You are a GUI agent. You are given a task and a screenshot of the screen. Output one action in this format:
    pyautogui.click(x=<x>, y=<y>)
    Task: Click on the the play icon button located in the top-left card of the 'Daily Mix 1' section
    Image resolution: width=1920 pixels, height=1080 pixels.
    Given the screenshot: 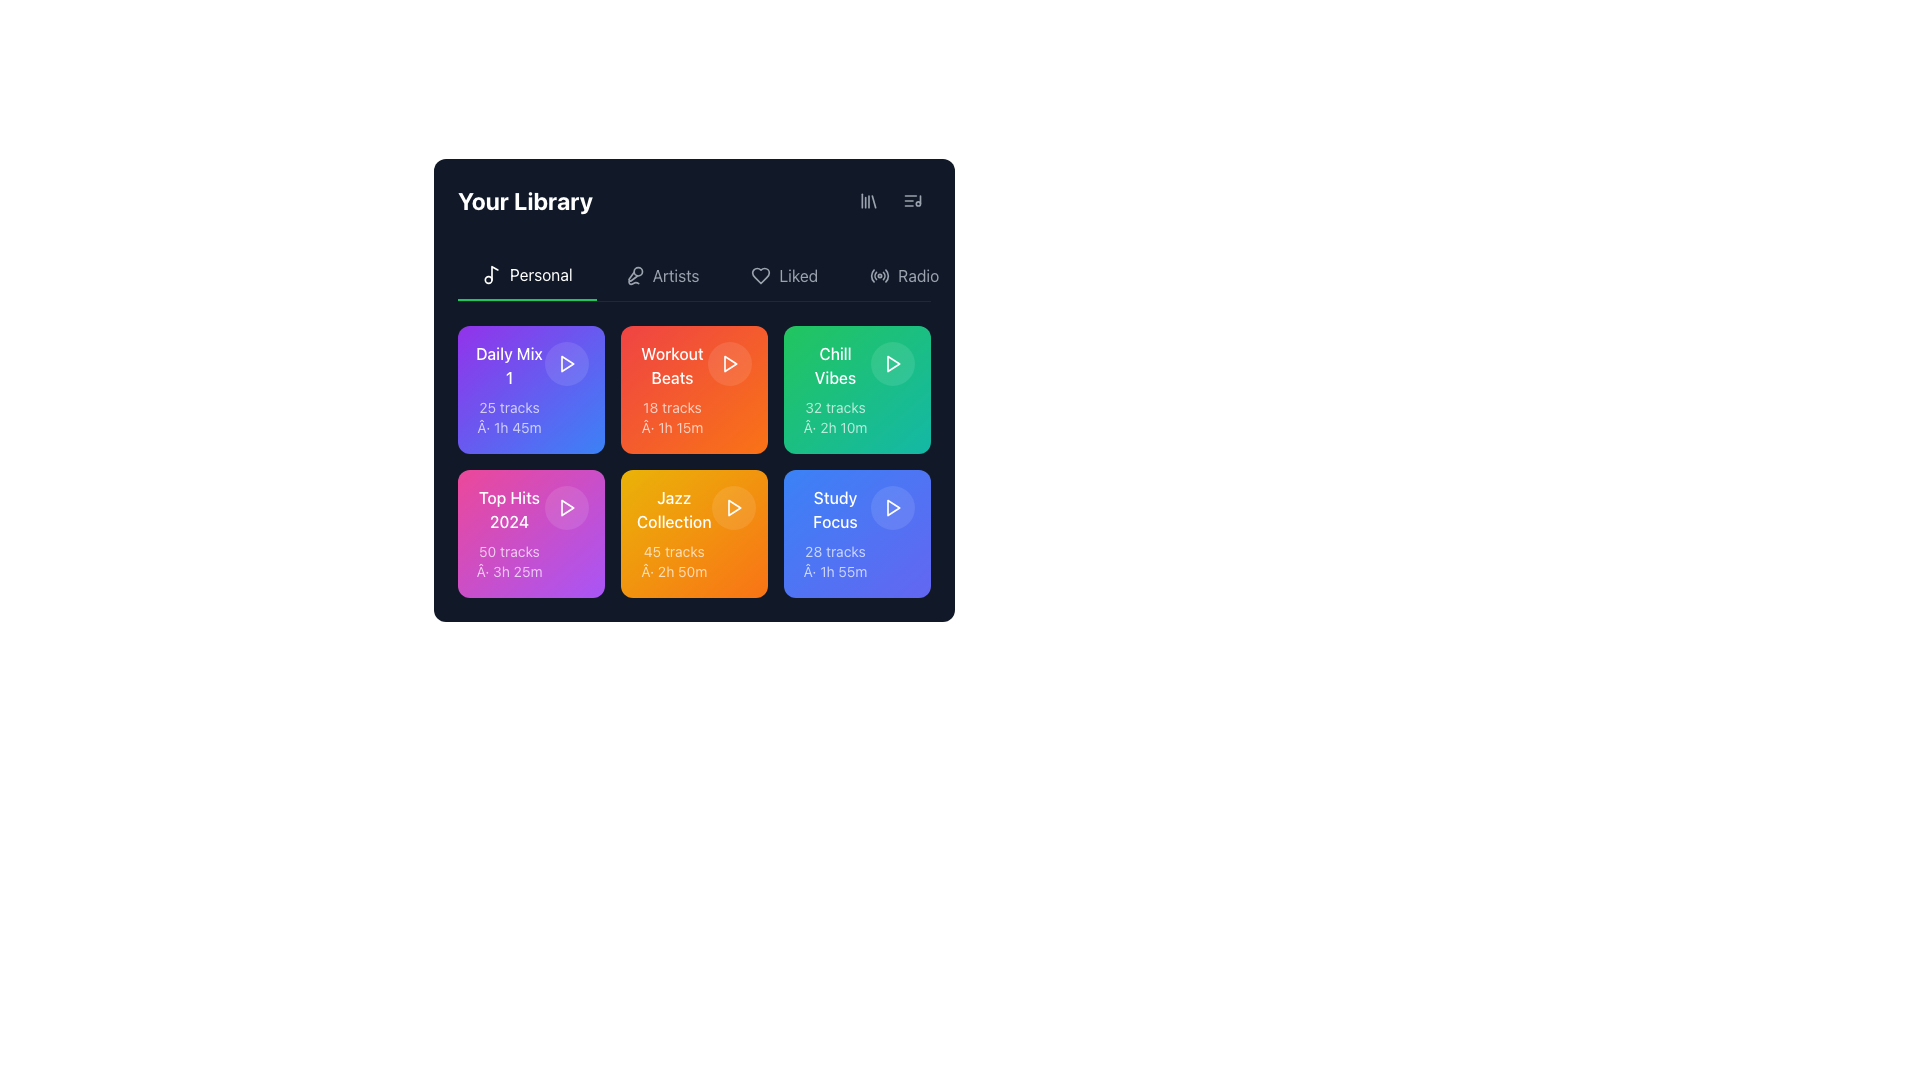 What is the action you would take?
    pyautogui.click(x=565, y=363)
    